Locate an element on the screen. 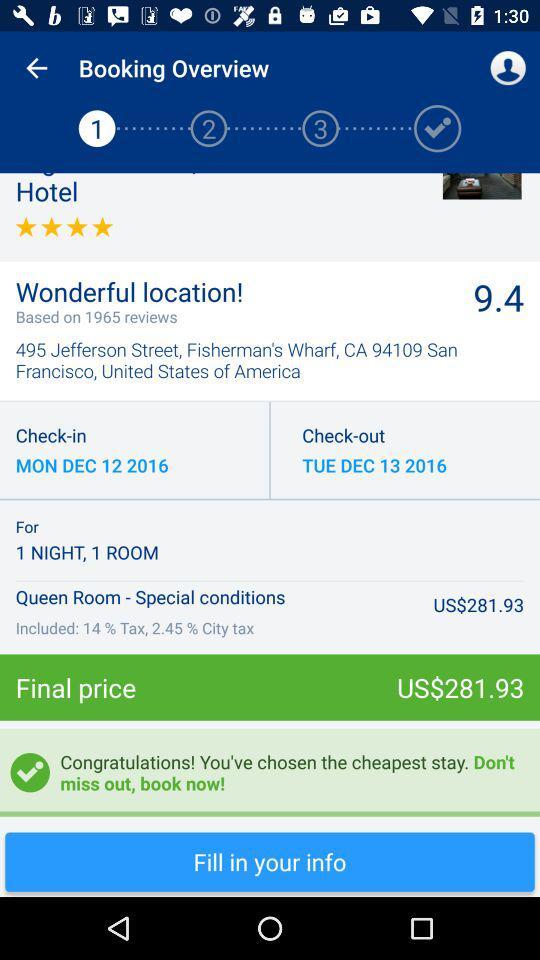 Image resolution: width=540 pixels, height=960 pixels. the image which is right to hotel is located at coordinates (481, 186).